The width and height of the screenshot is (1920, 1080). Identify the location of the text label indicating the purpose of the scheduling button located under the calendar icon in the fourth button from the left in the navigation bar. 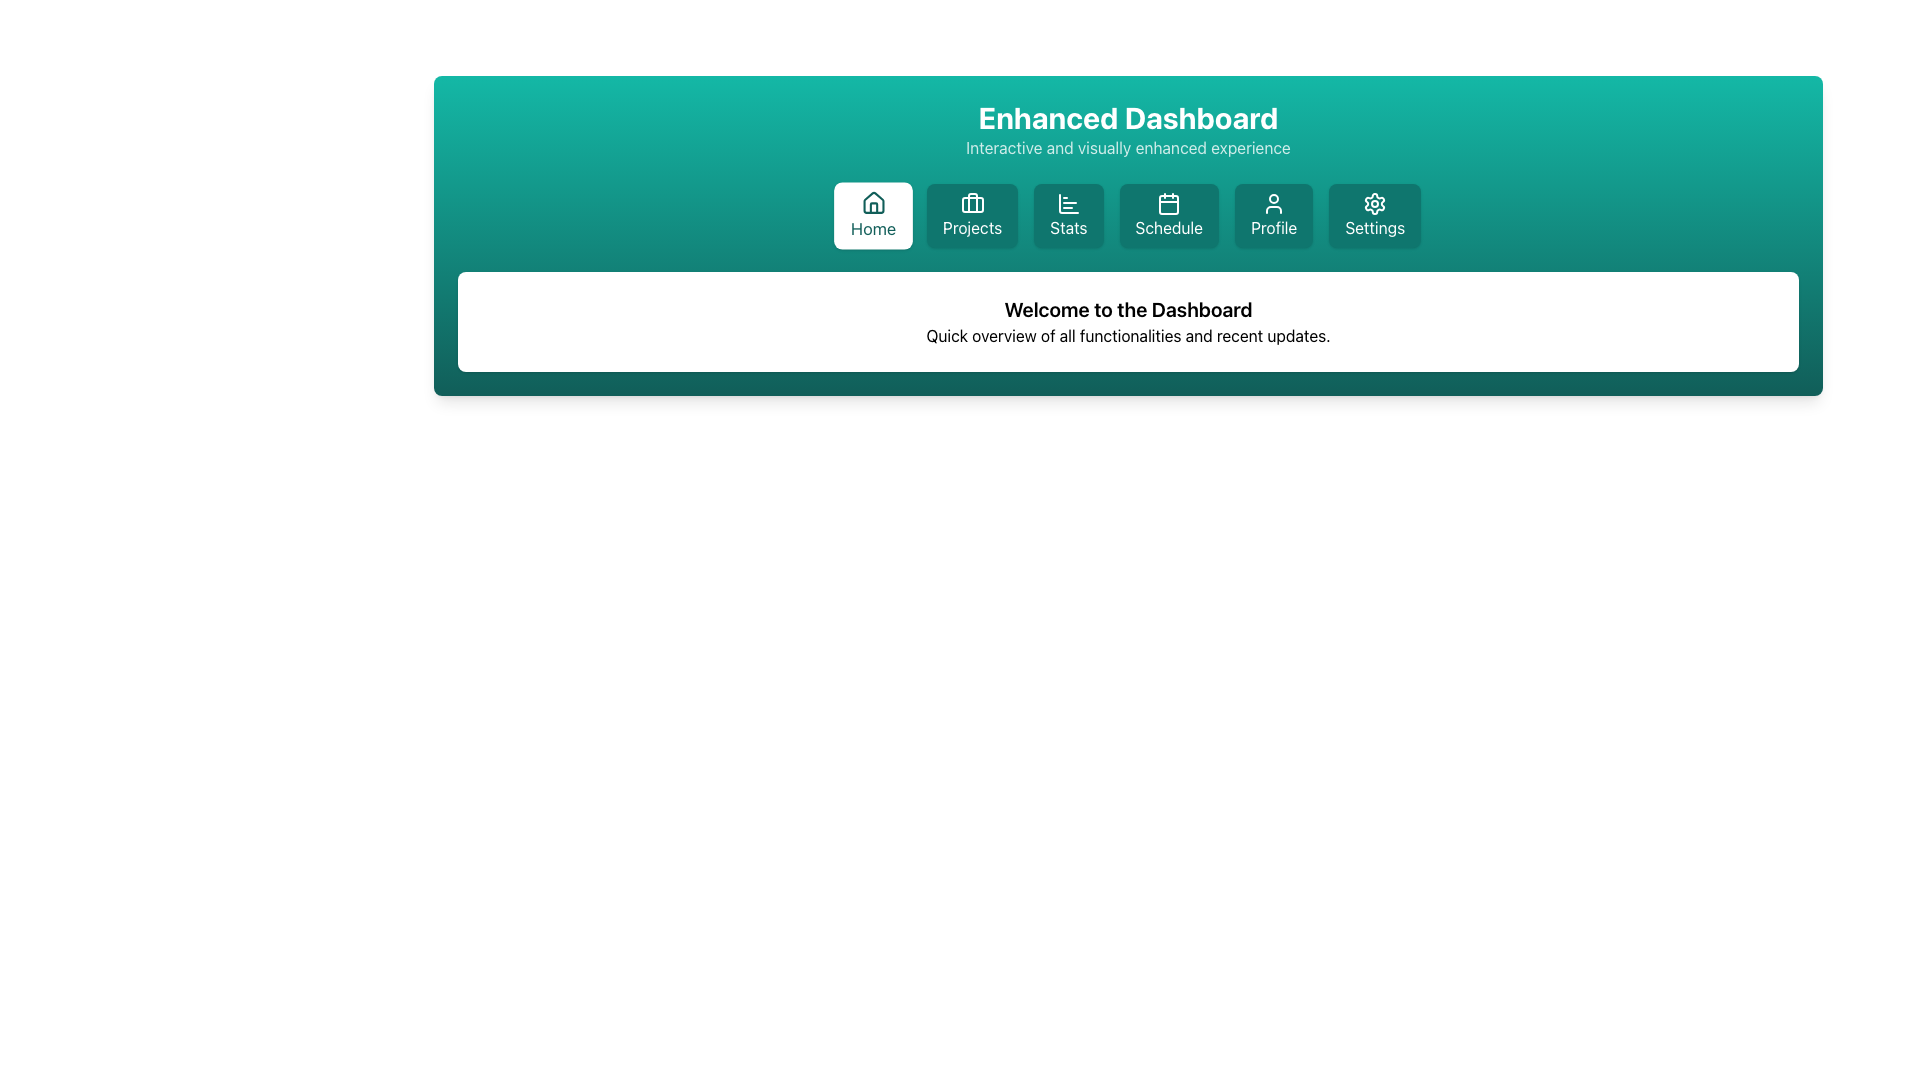
(1169, 226).